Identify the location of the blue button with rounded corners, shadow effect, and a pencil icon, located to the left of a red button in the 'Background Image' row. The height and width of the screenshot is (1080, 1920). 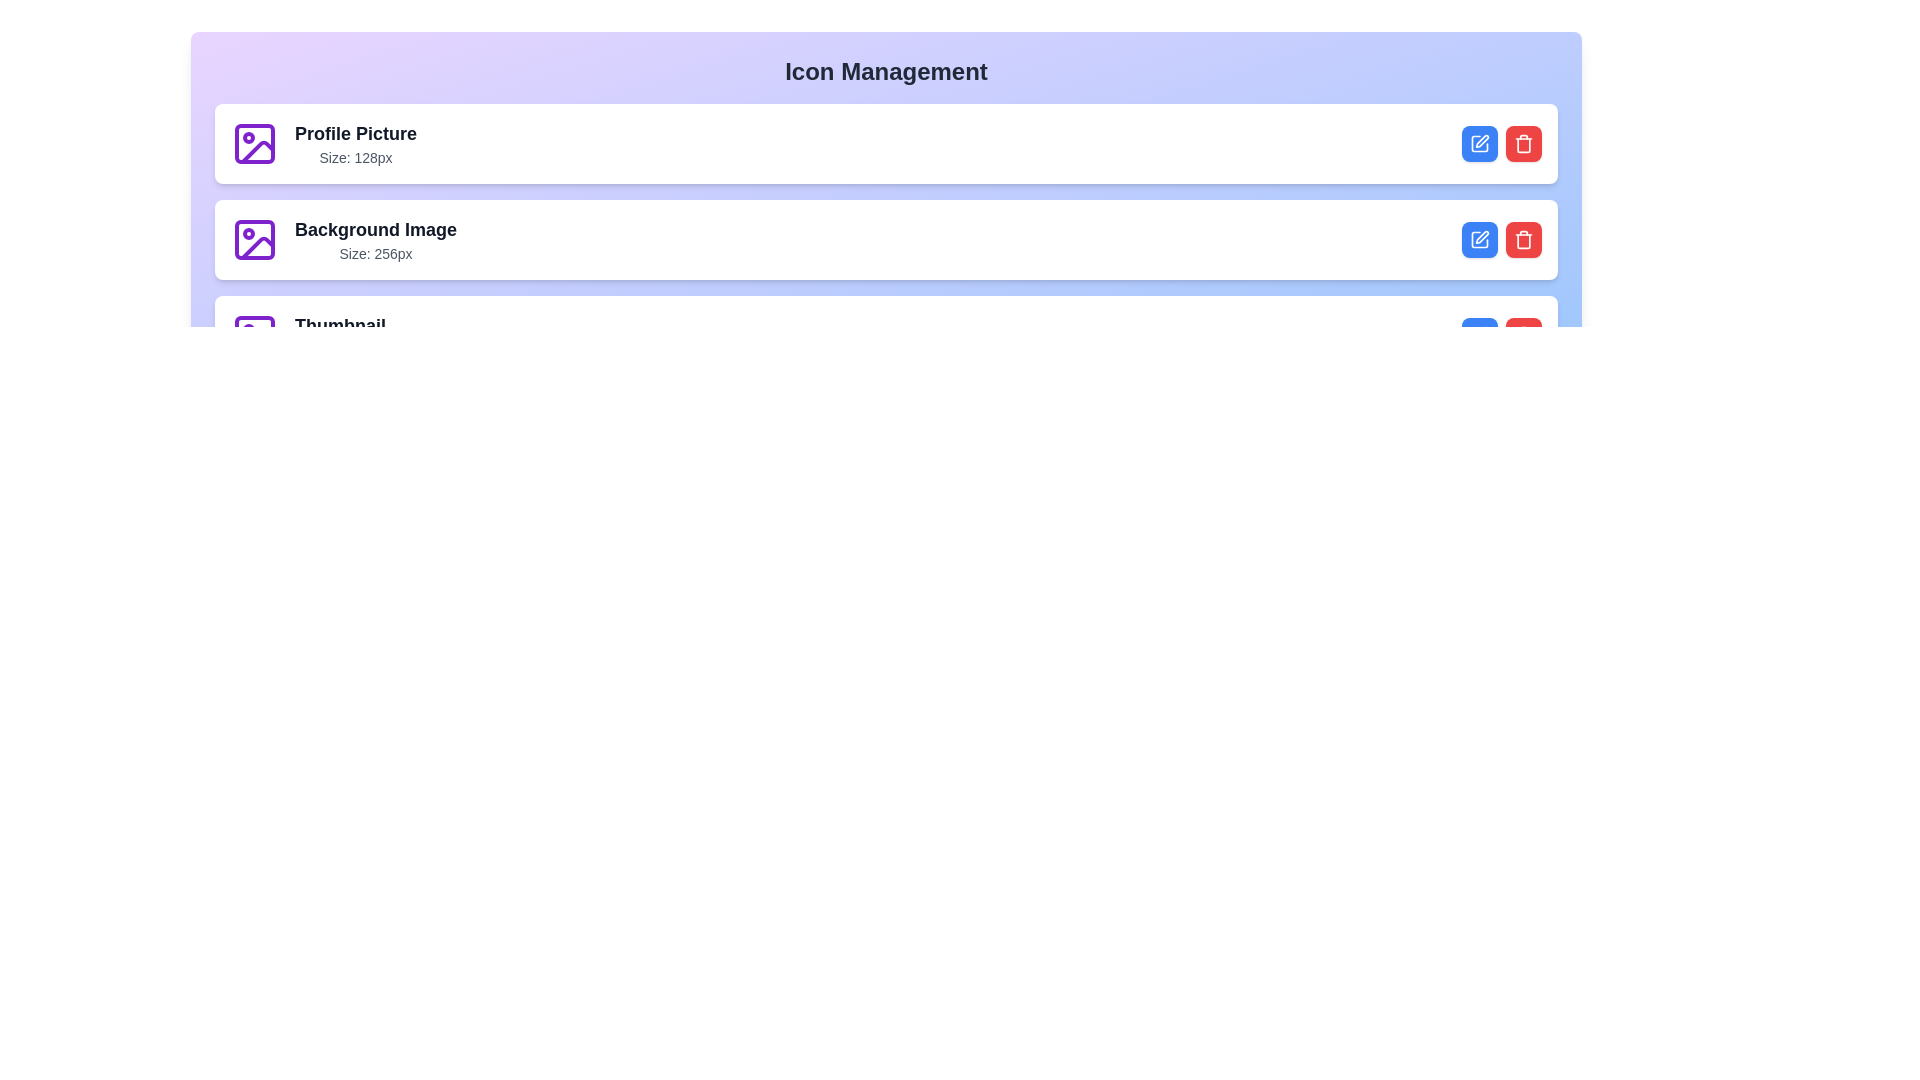
(1479, 334).